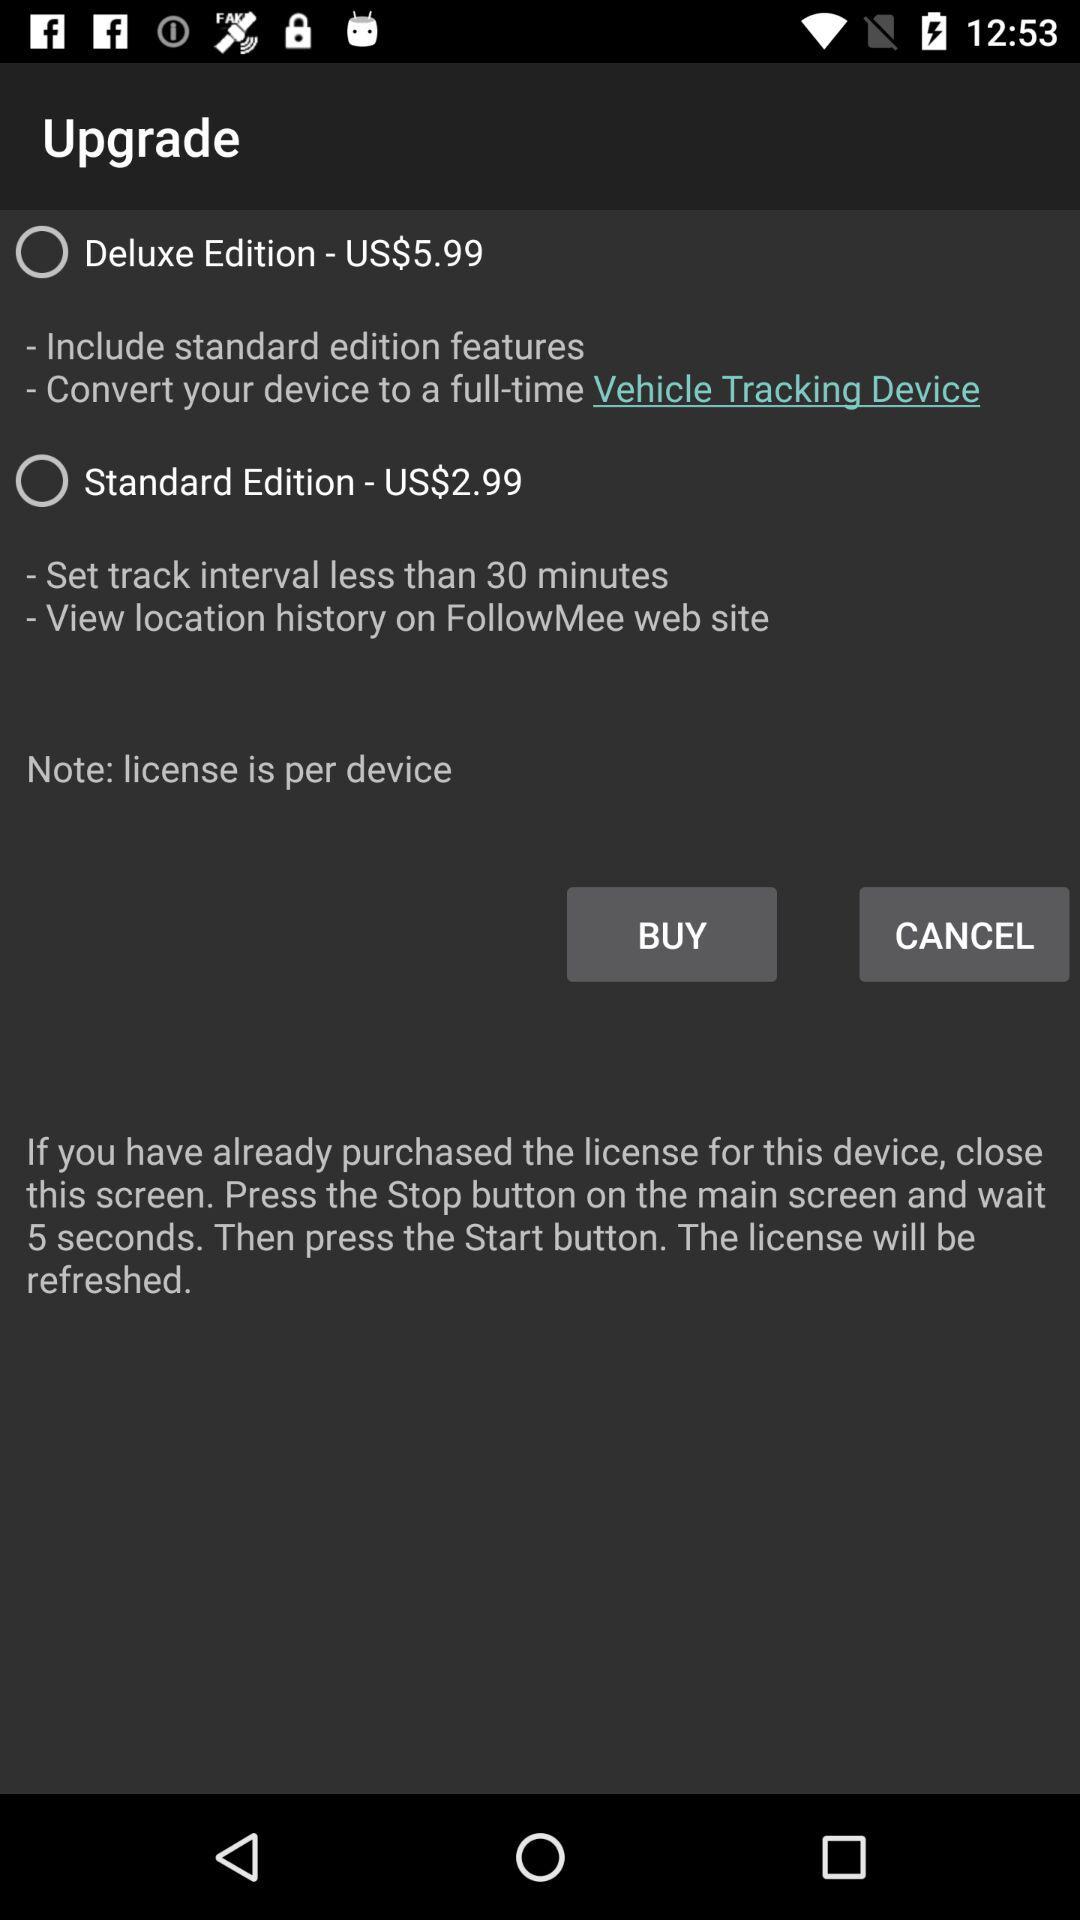 The height and width of the screenshot is (1920, 1080). I want to click on buy, so click(672, 934).